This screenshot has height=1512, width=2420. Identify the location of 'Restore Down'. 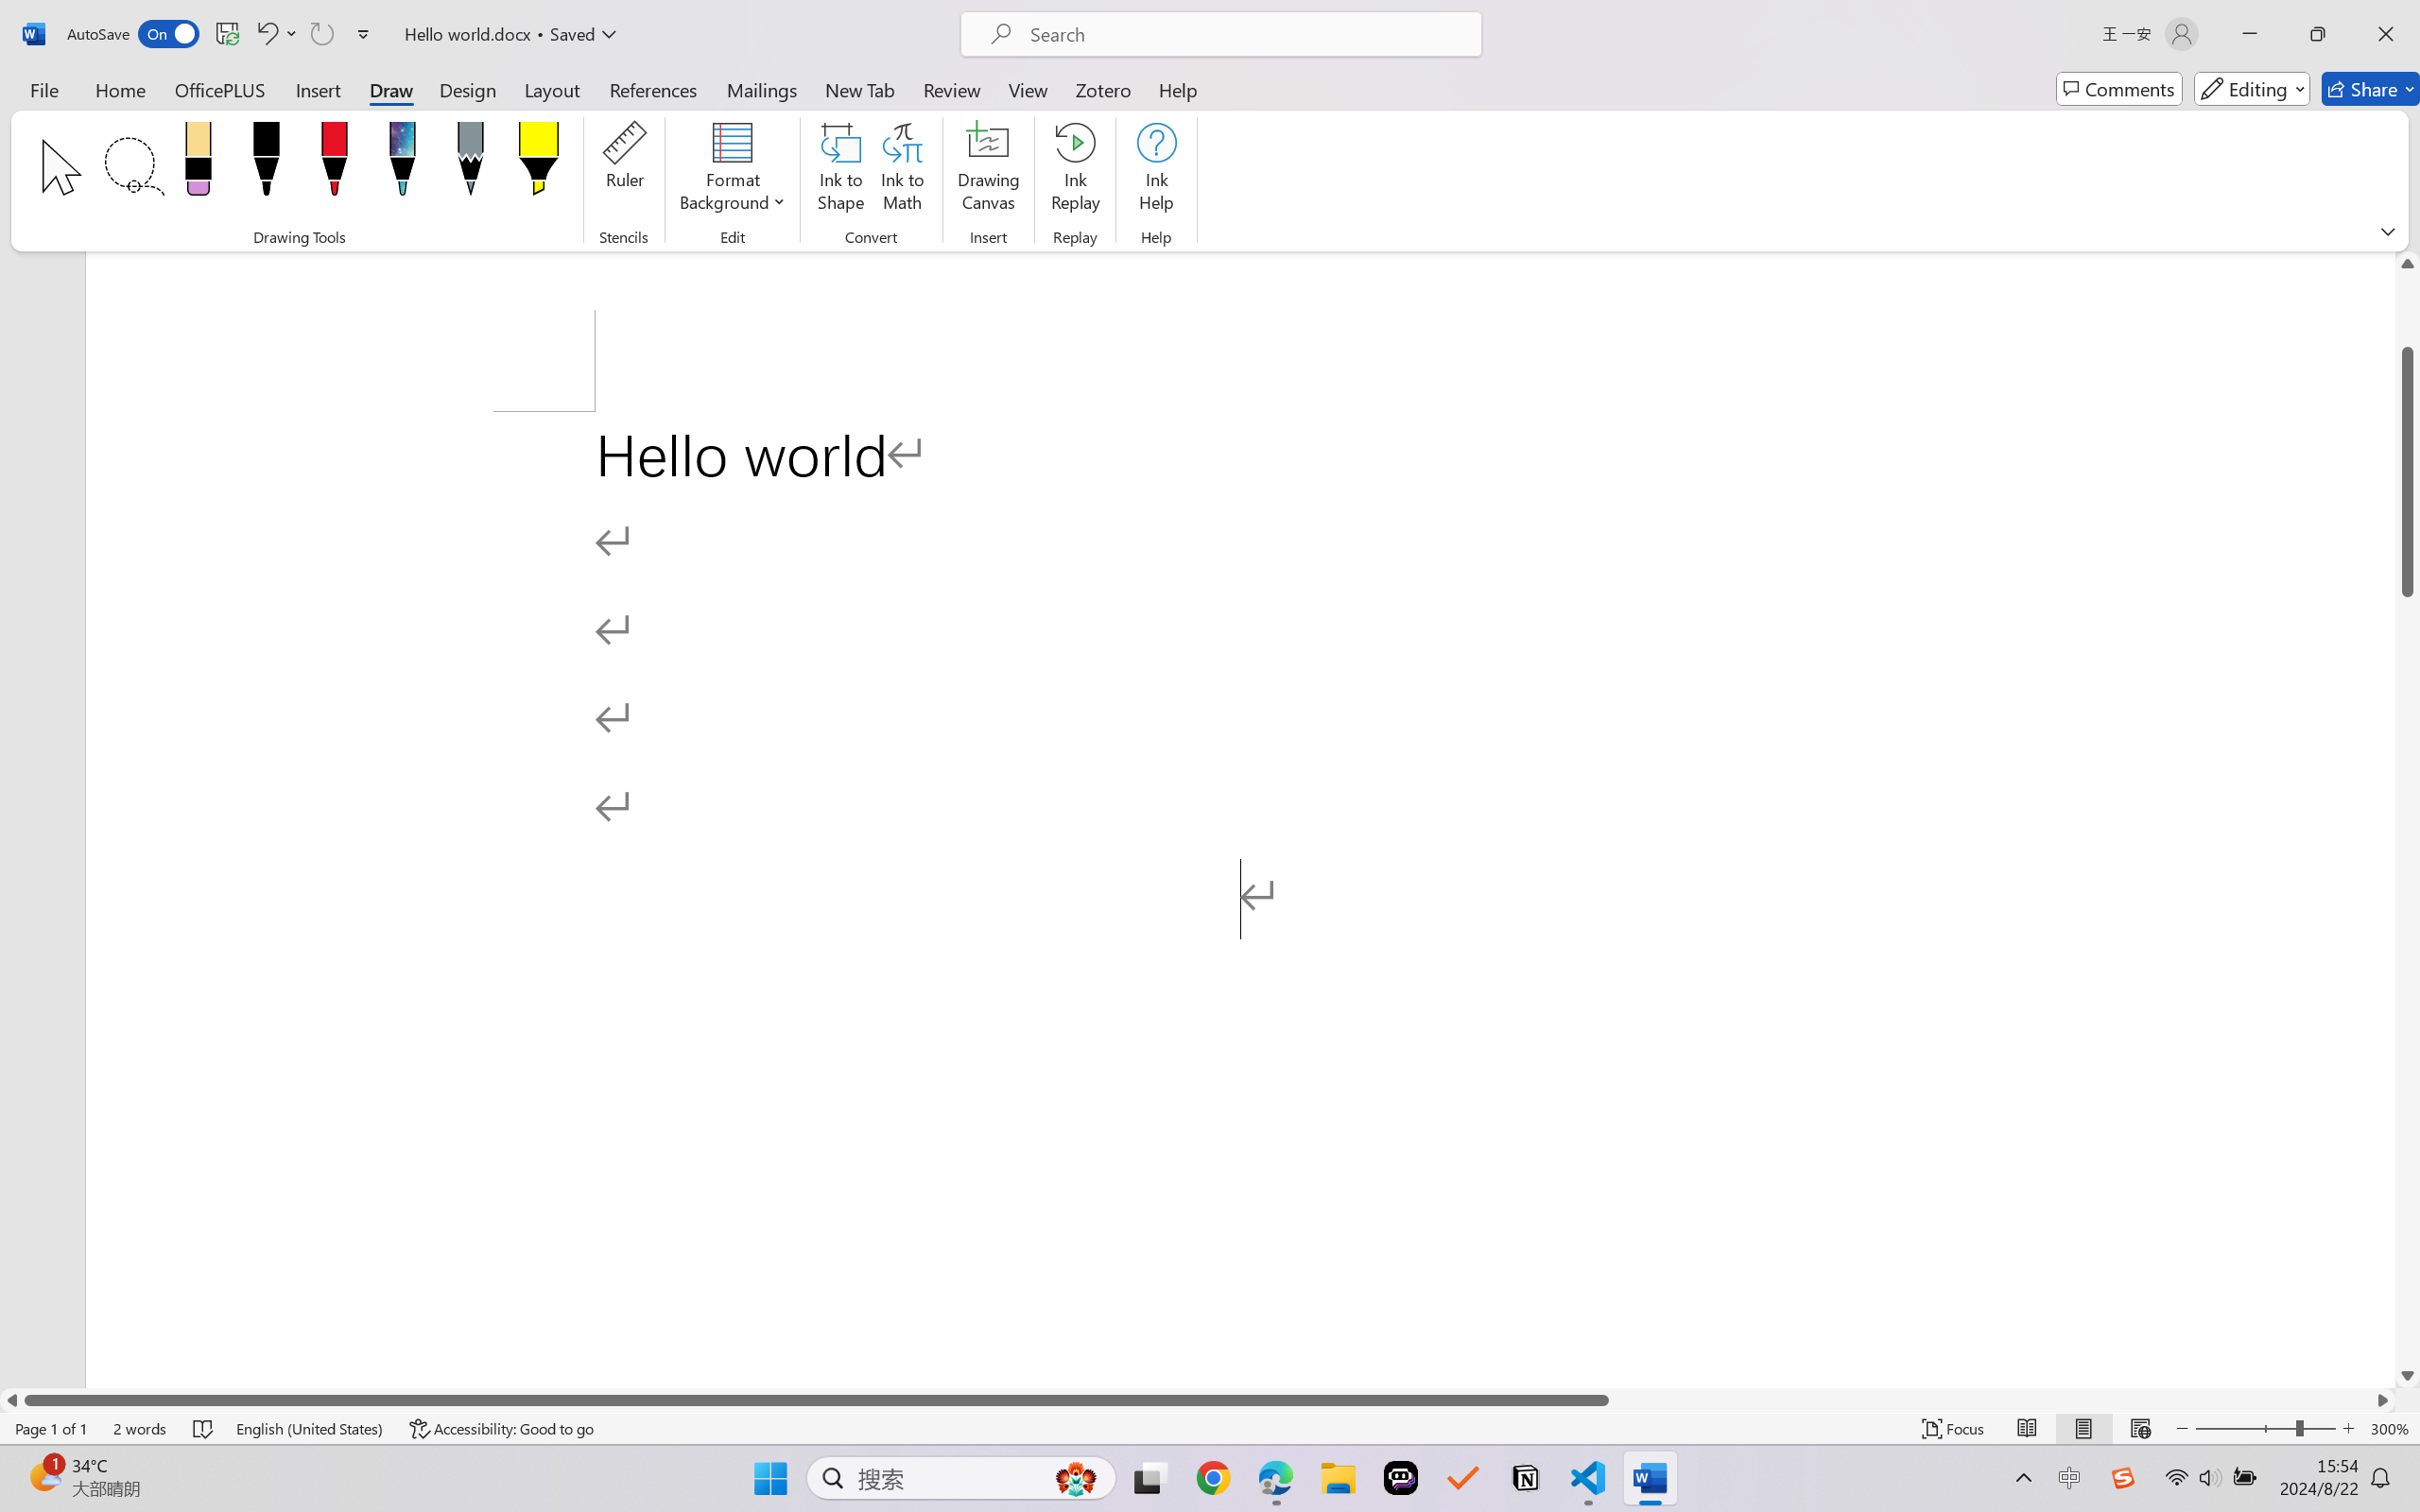
(2318, 33).